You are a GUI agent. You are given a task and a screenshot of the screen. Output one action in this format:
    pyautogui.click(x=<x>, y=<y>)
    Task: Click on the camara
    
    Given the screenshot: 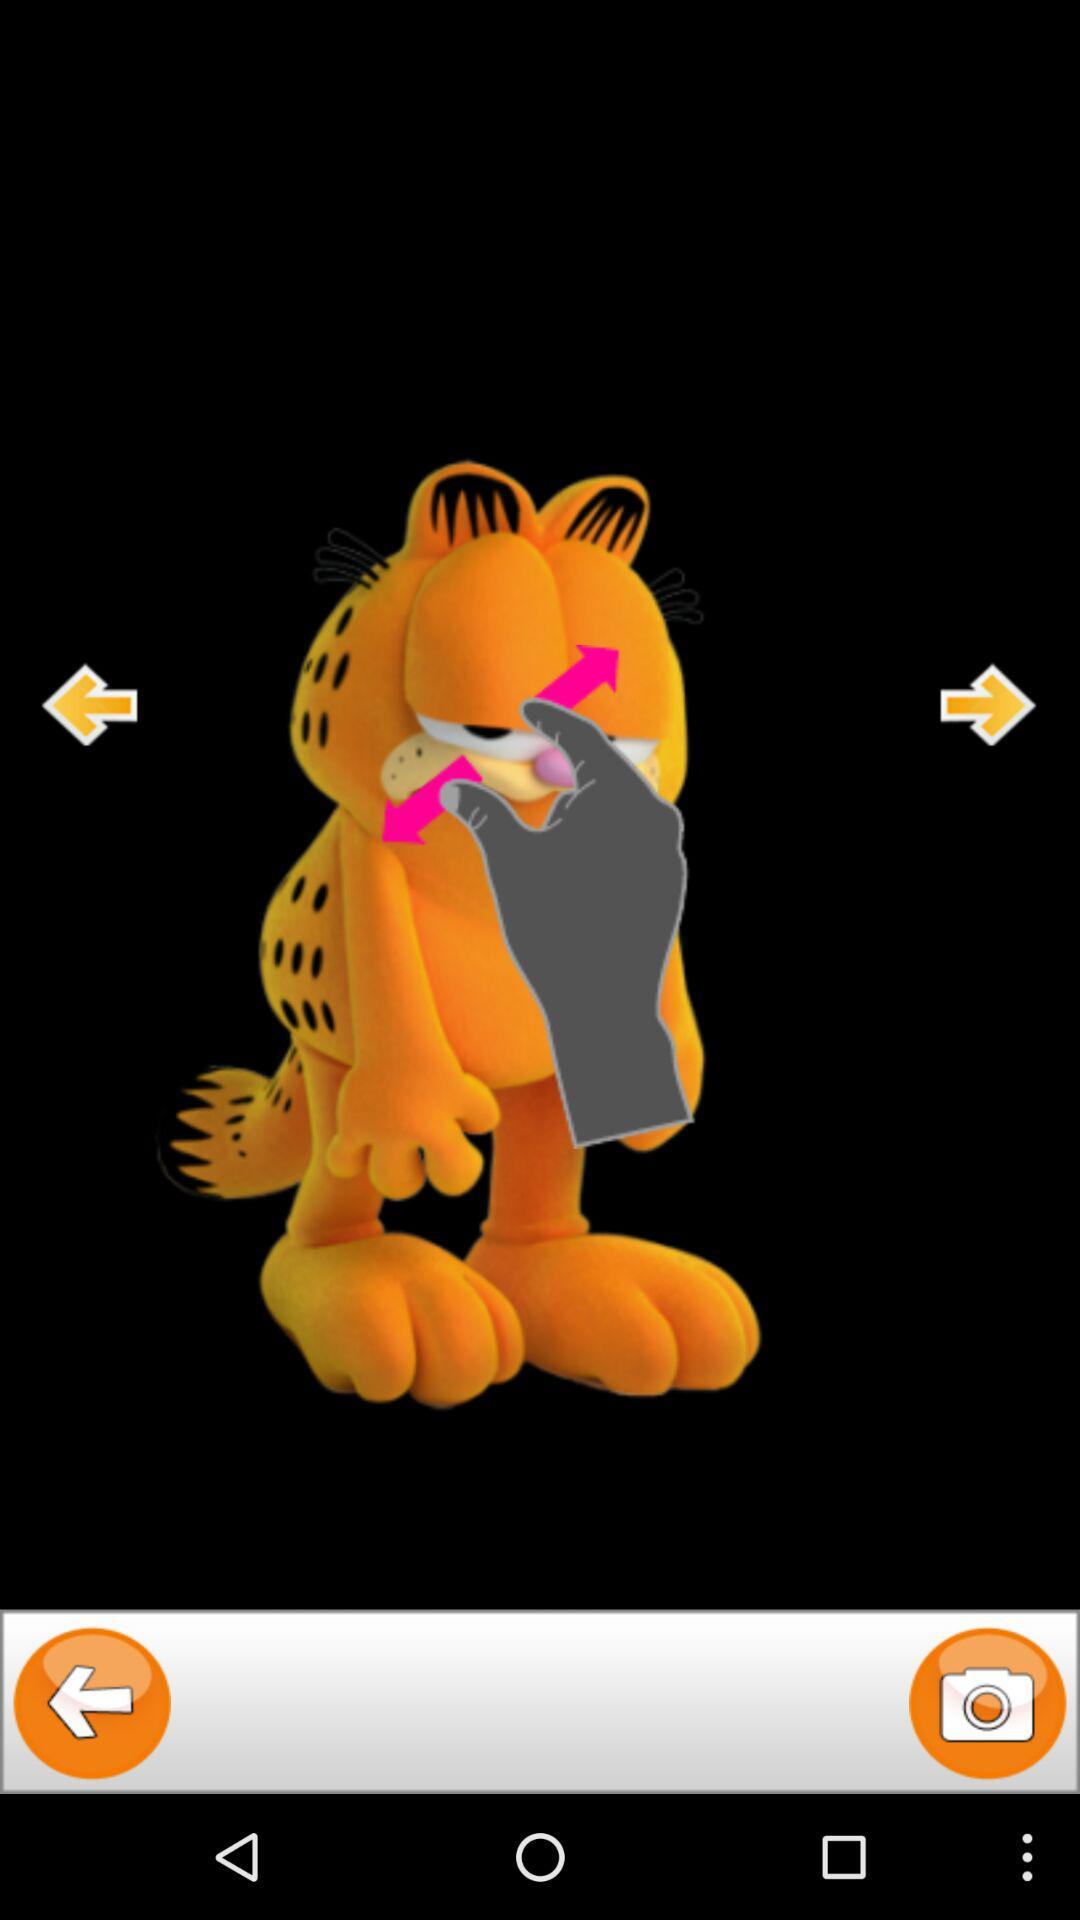 What is the action you would take?
    pyautogui.click(x=986, y=1700)
    